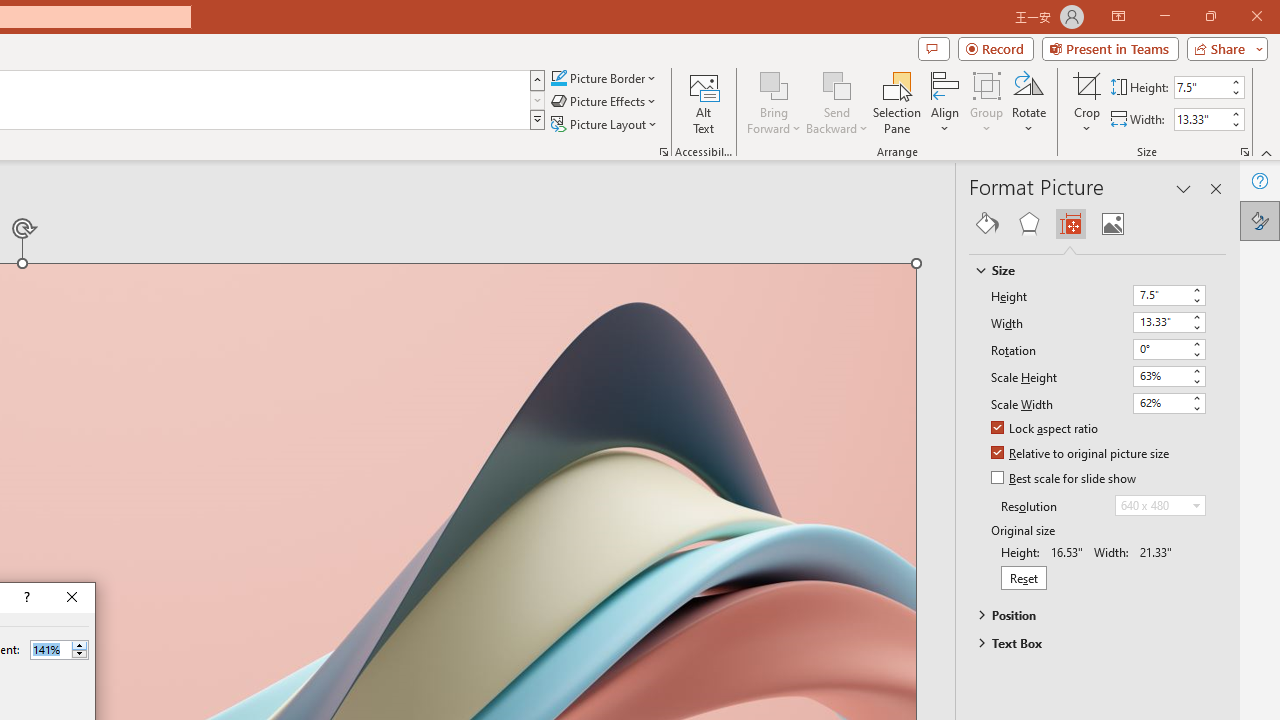 The width and height of the screenshot is (1280, 720). What do you see at coordinates (1243, 150) in the screenshot?
I see `'Size and Position...'` at bounding box center [1243, 150].